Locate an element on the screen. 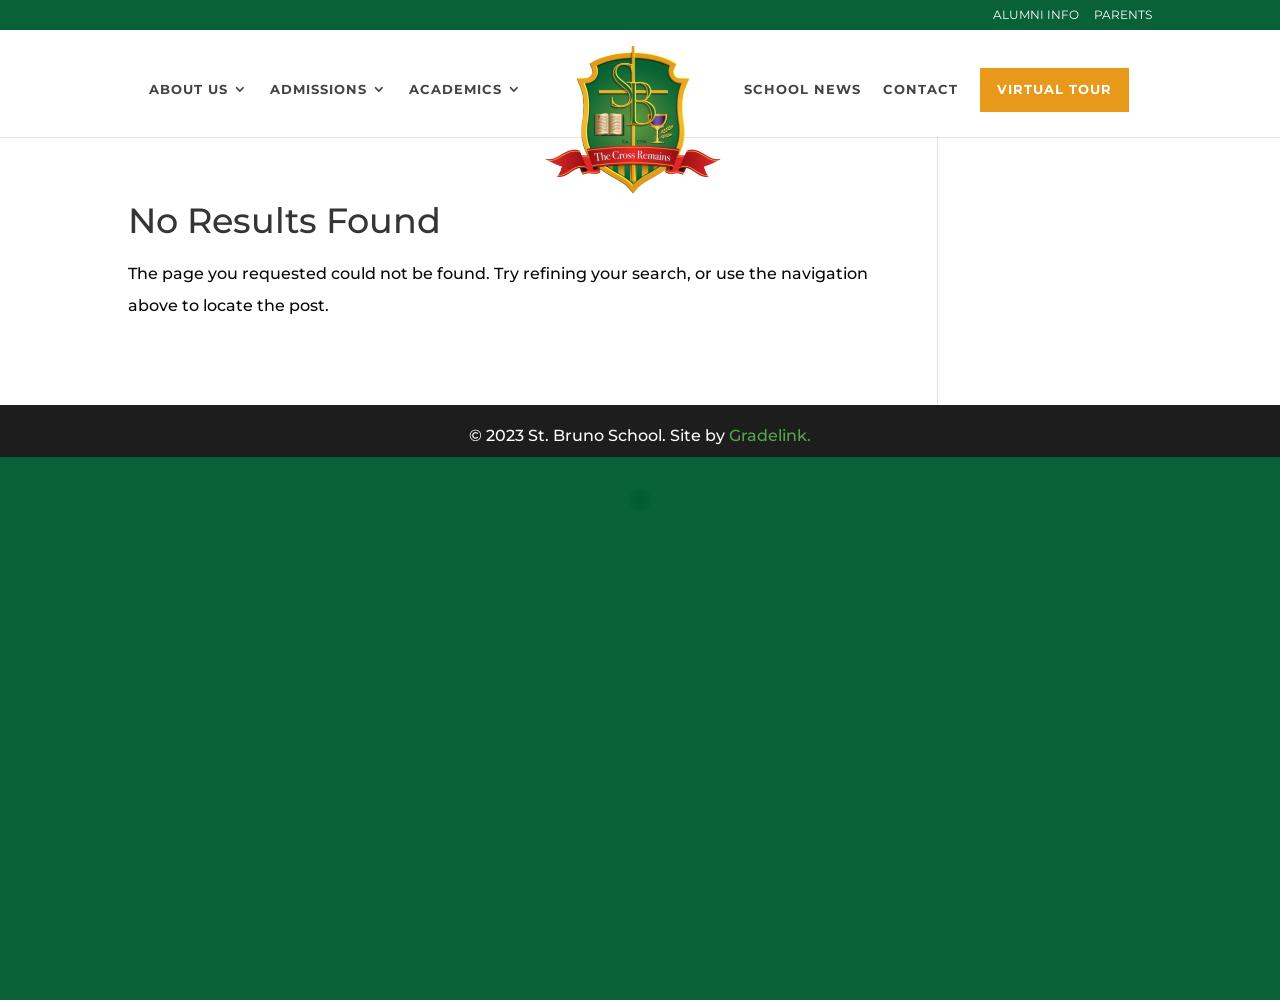 The width and height of the screenshot is (1280, 1000). 'School News' is located at coordinates (802, 88).